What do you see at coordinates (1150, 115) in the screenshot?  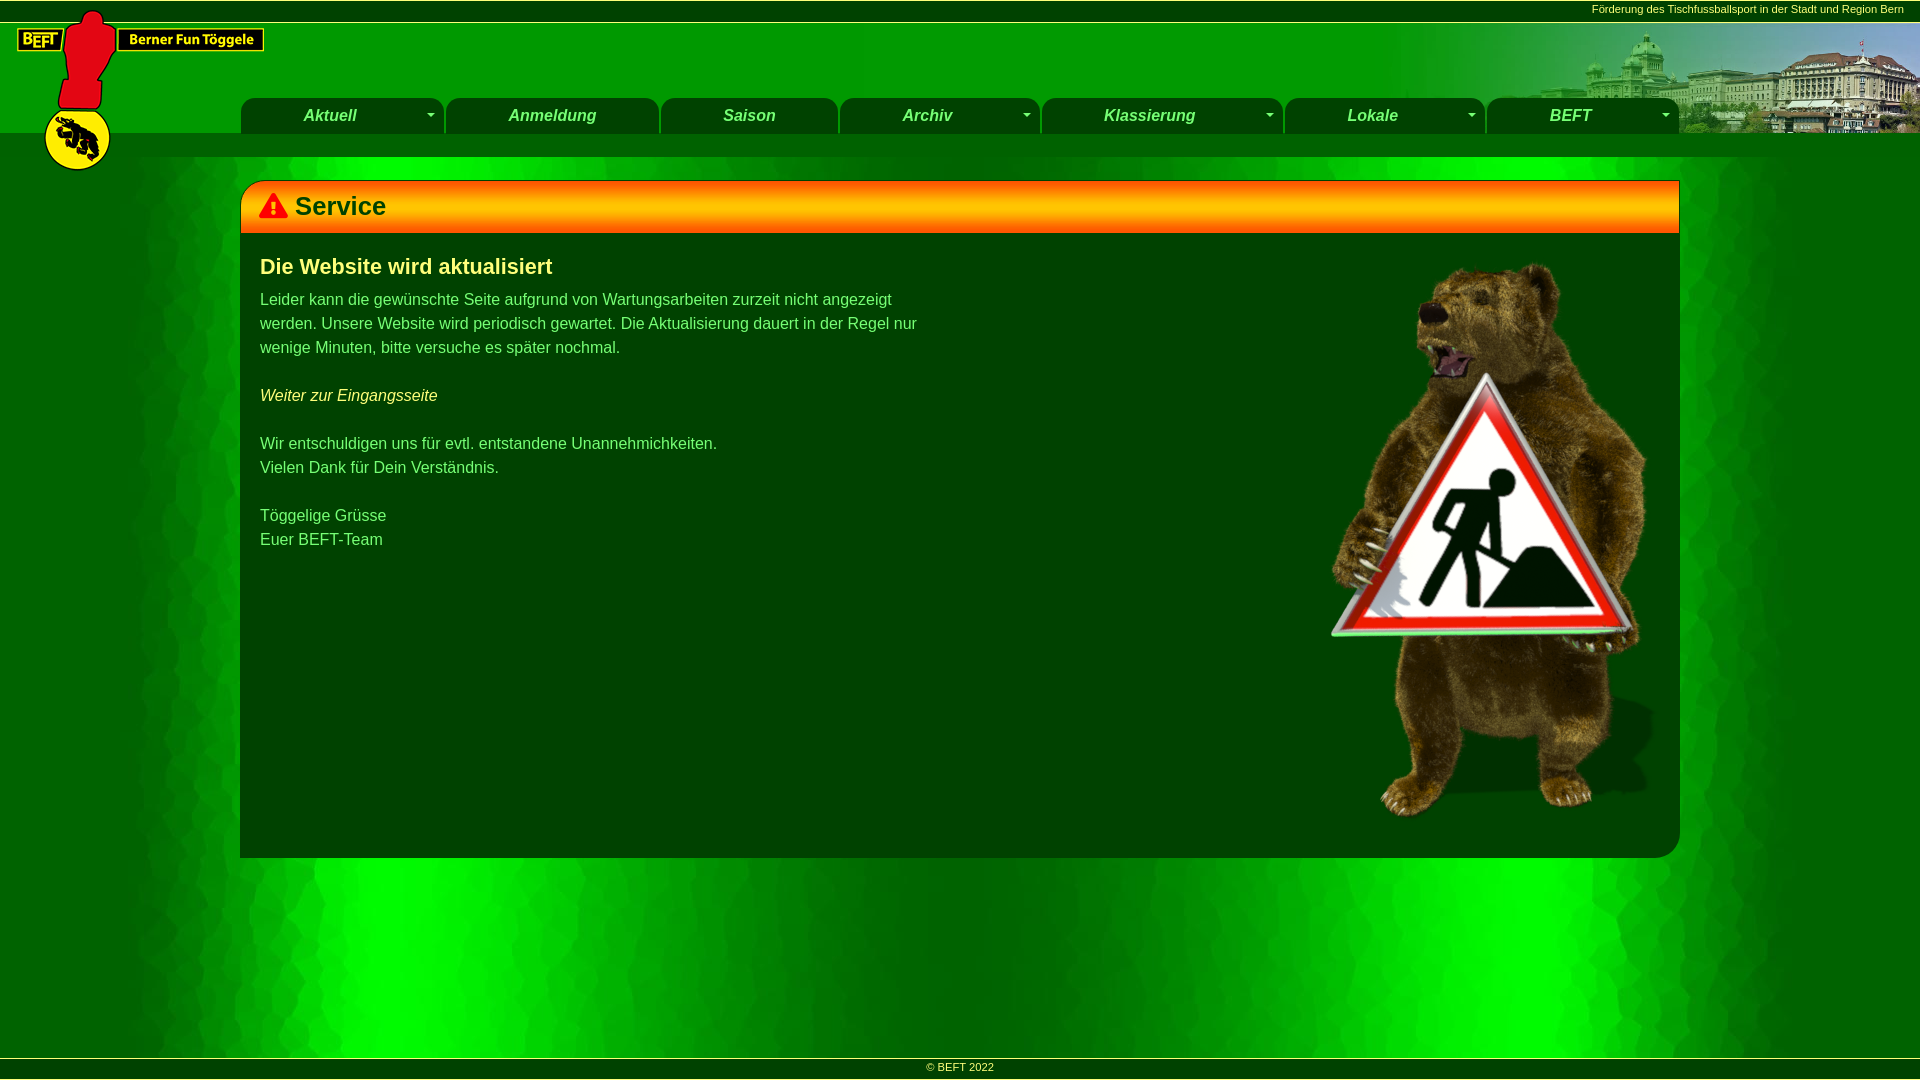 I see `'Klassierung'` at bounding box center [1150, 115].